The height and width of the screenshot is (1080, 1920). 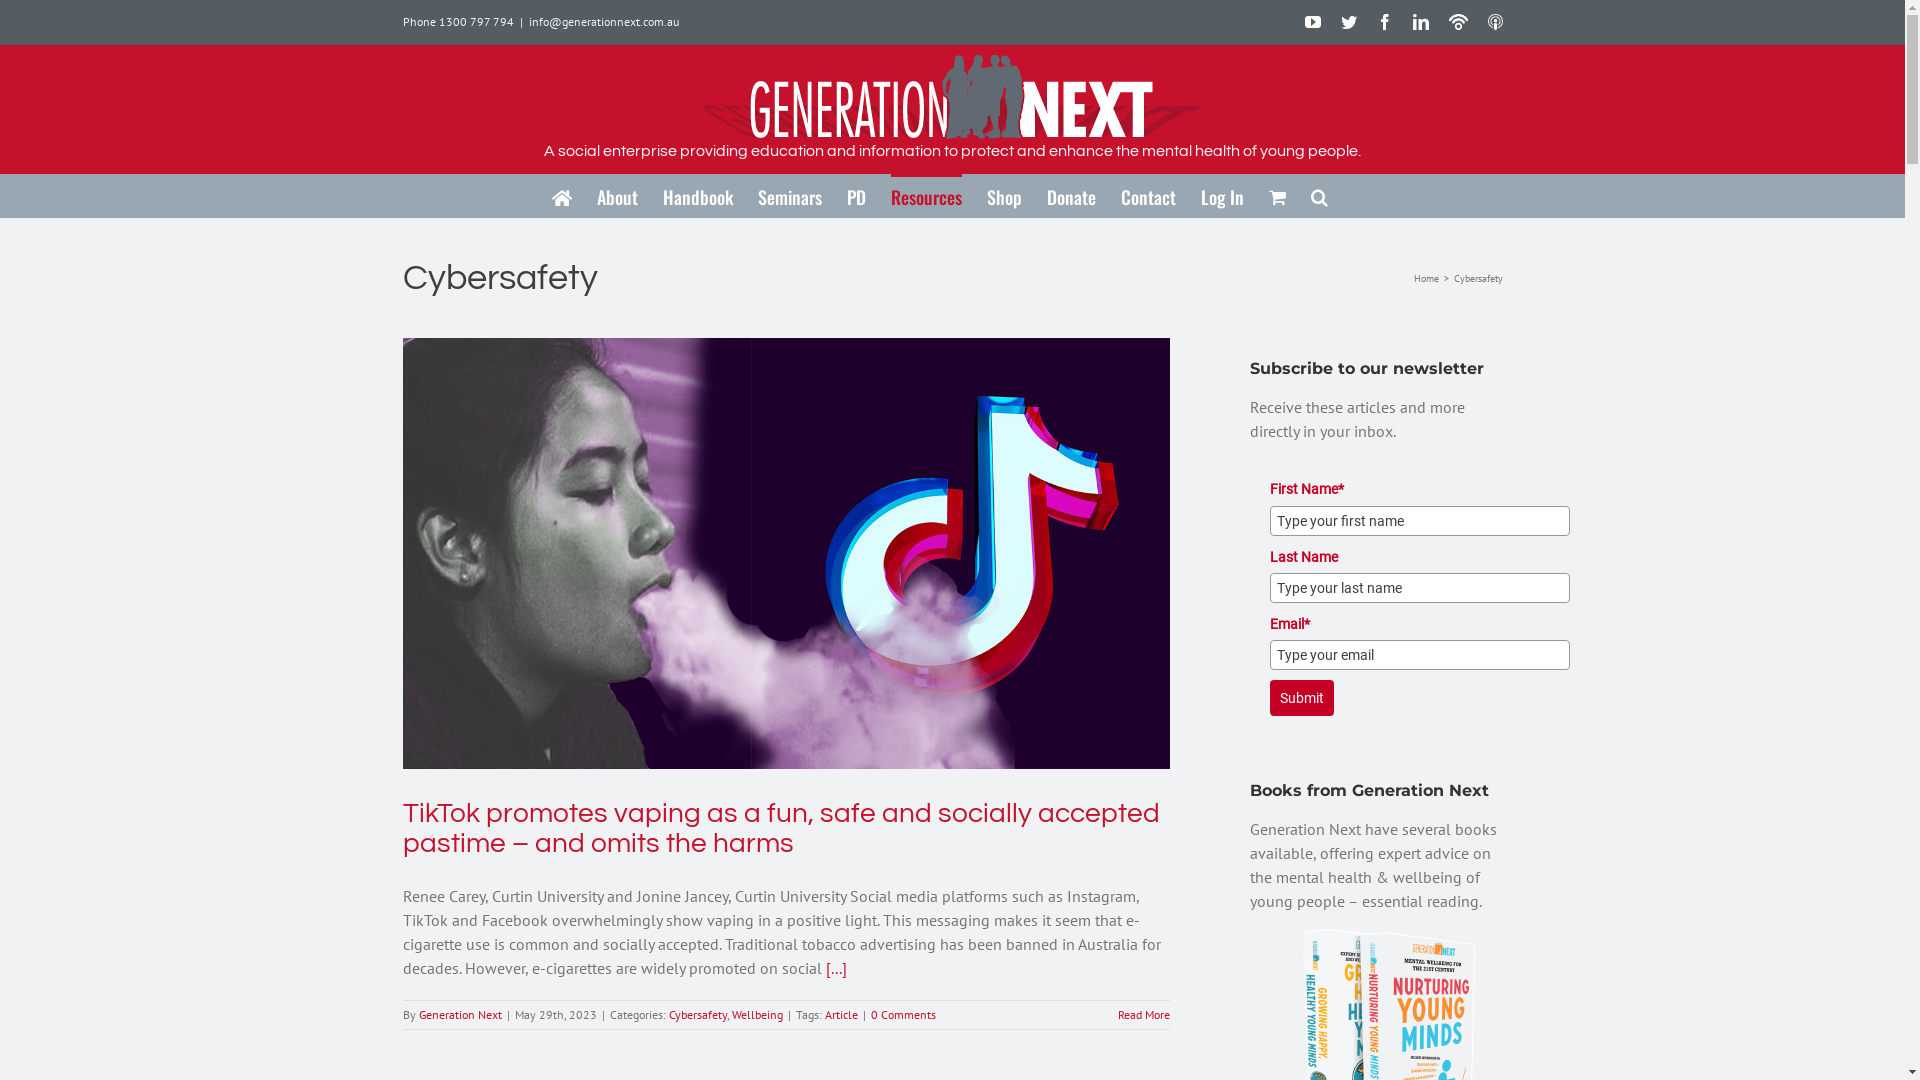 What do you see at coordinates (1319, 195) in the screenshot?
I see `'Search'` at bounding box center [1319, 195].